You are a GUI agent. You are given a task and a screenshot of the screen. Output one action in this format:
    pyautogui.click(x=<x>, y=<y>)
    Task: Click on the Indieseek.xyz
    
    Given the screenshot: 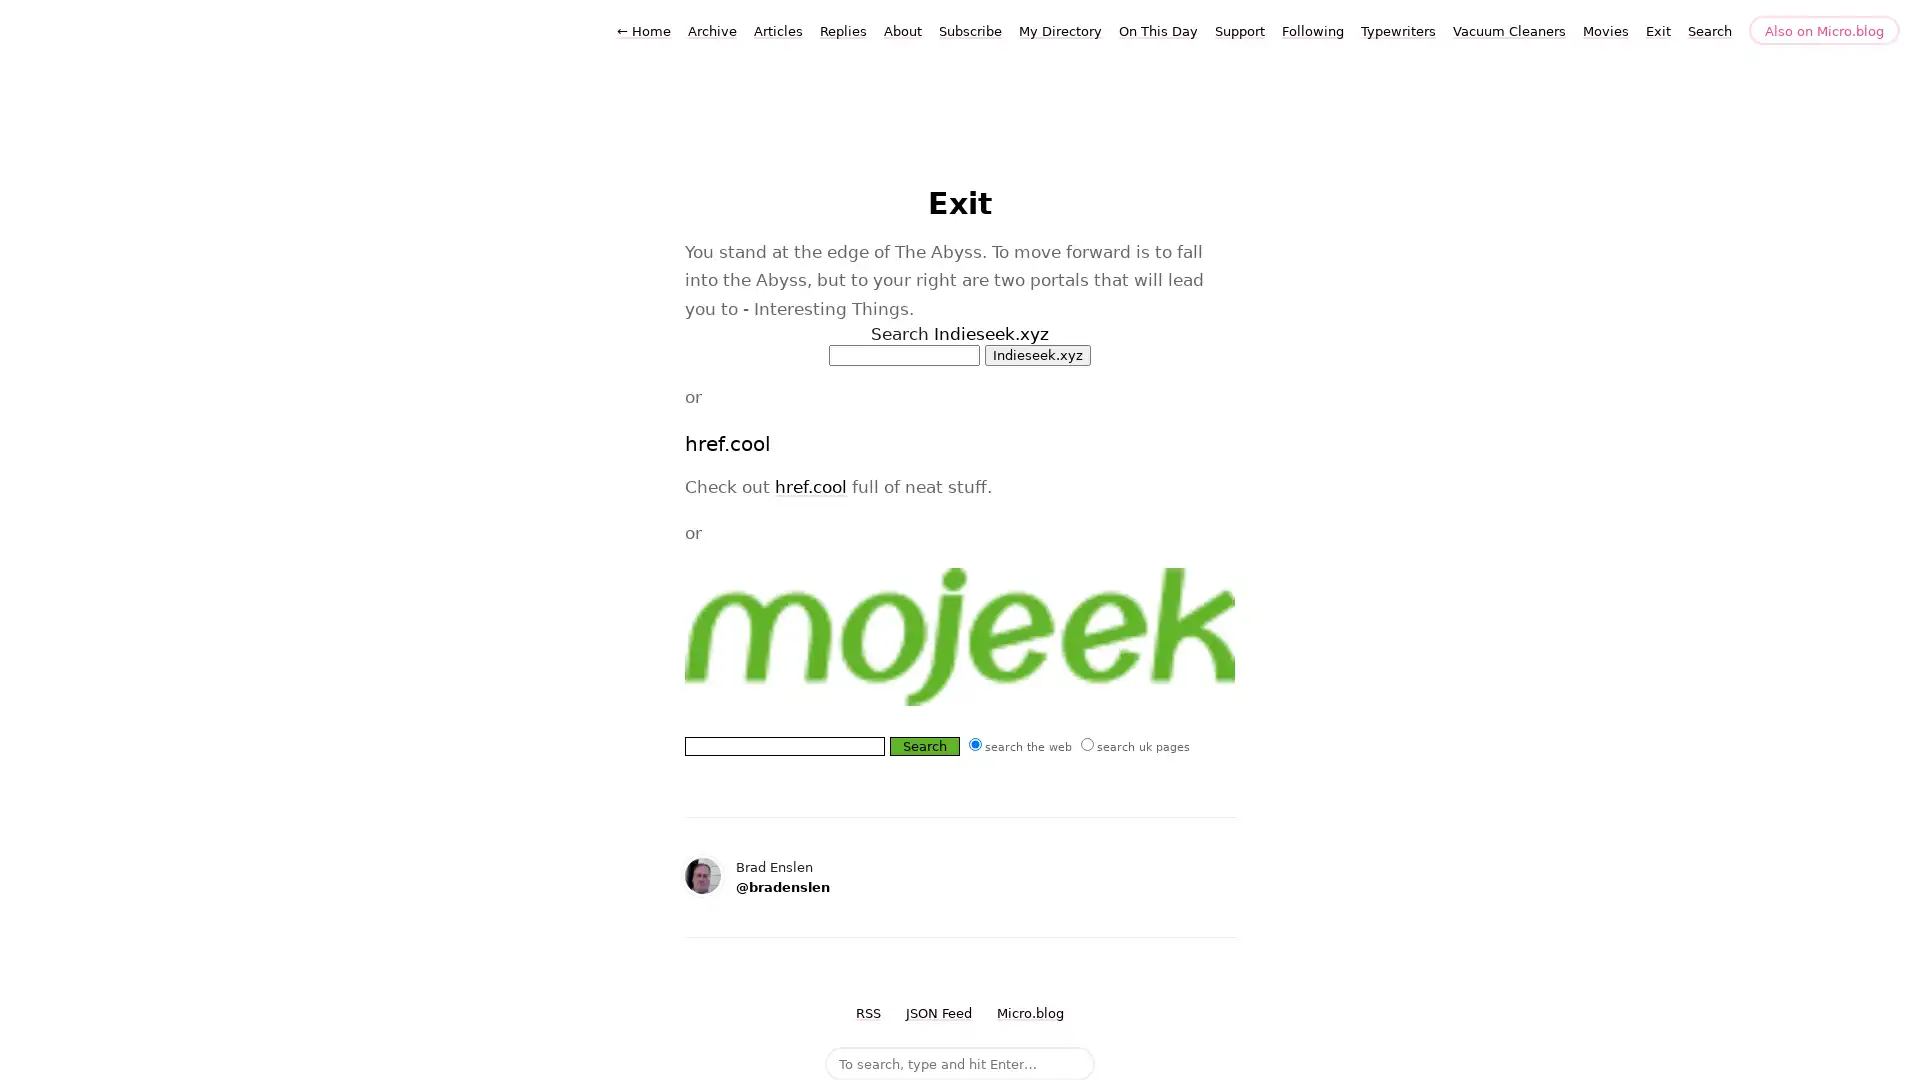 What is the action you would take?
    pyautogui.click(x=1037, y=354)
    